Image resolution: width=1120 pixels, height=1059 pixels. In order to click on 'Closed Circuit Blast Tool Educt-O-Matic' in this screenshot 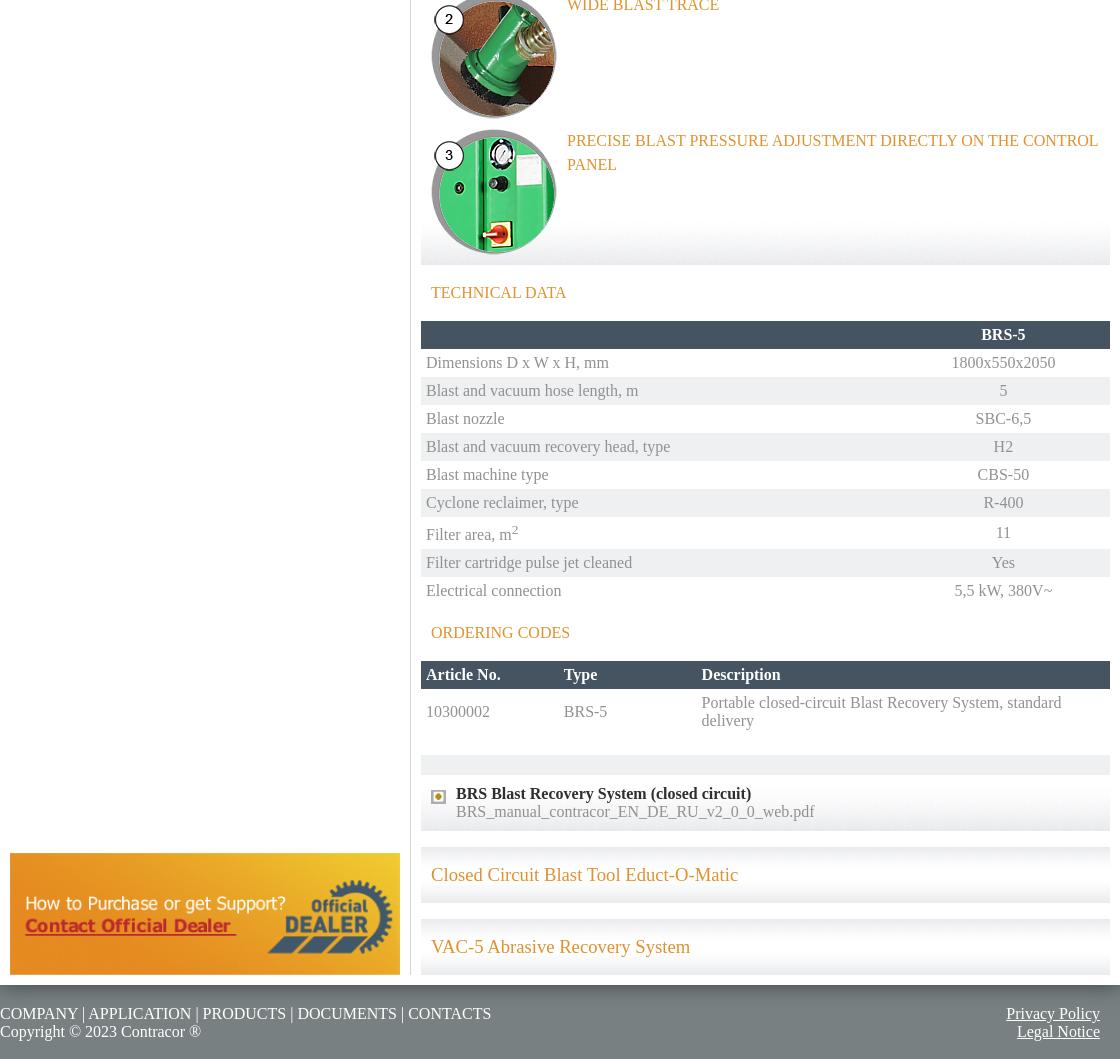, I will do `click(584, 873)`.